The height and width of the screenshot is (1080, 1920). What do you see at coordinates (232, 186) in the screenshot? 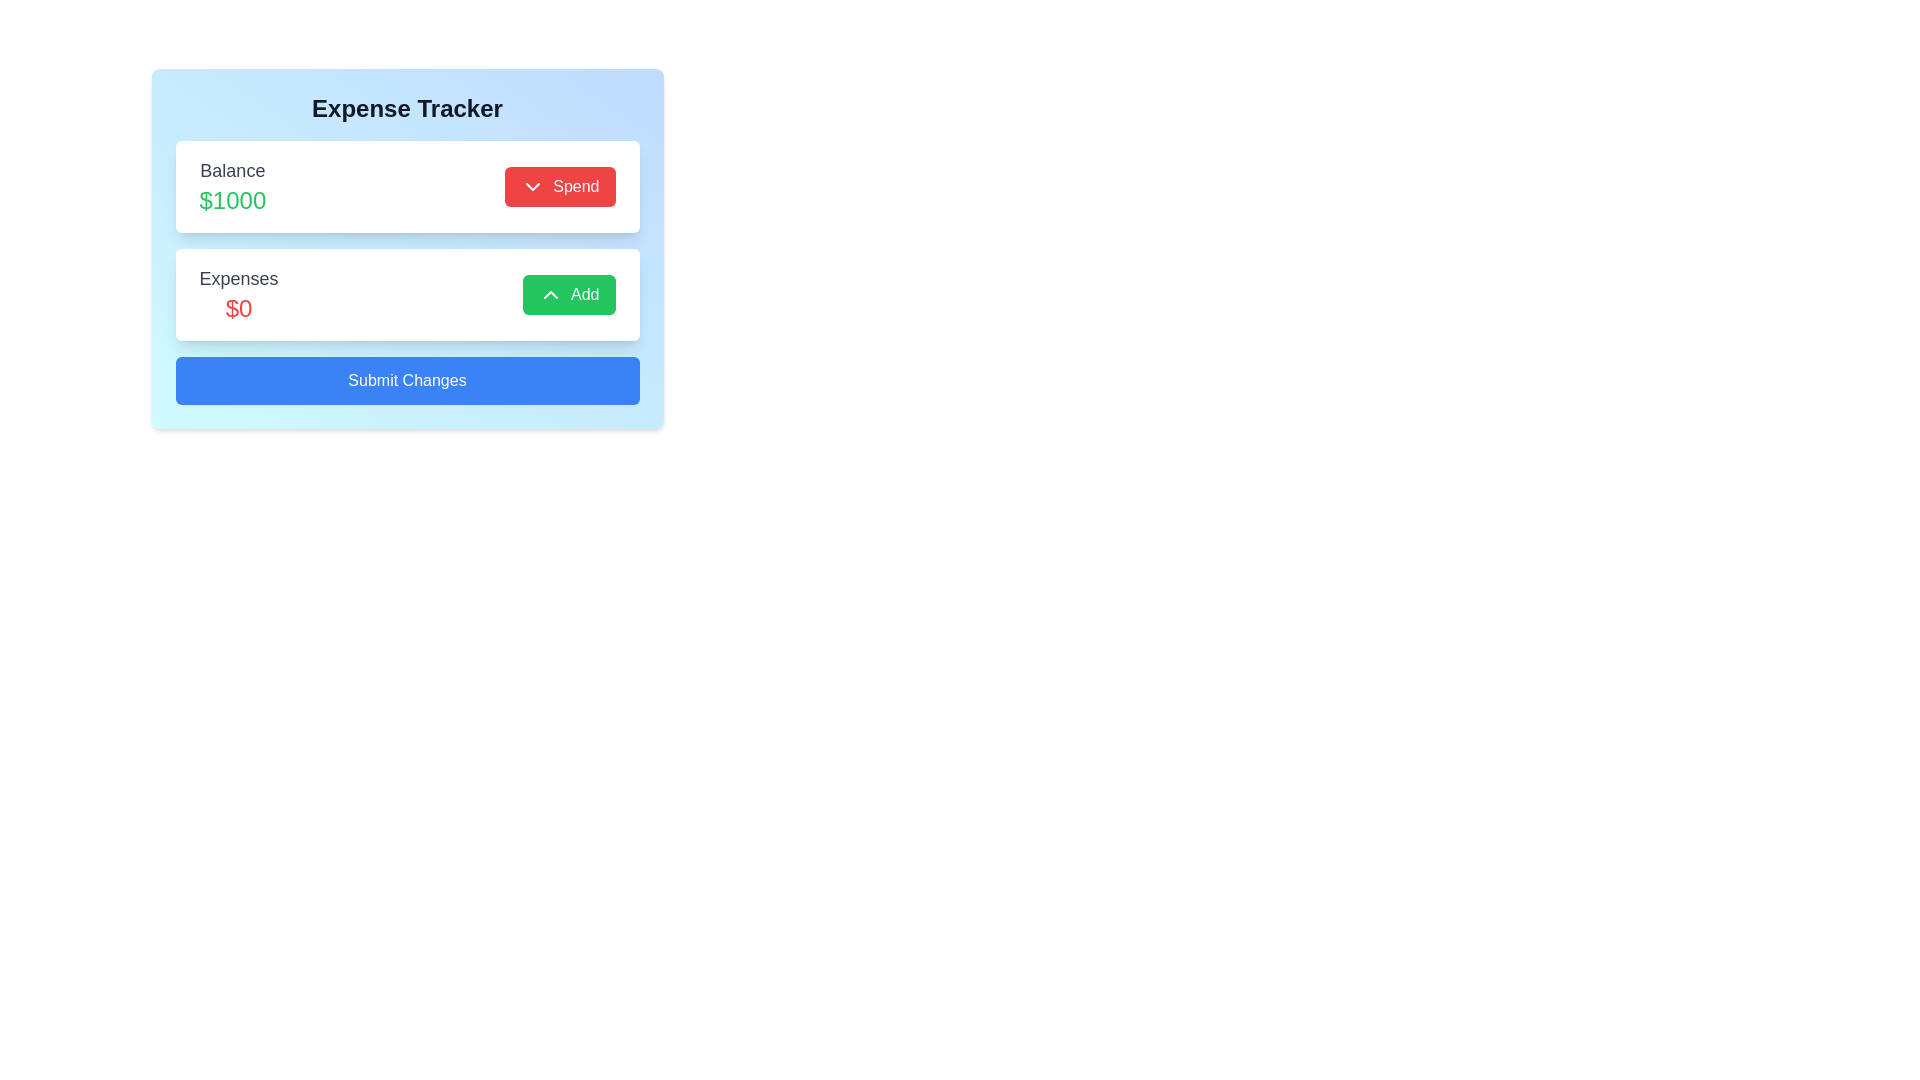
I see `contents of the Text display showing the current balance information, which includes the word 'Balance' in medium gray font and the amount '$1000' in green color, located at the top-left section of a card interface` at bounding box center [232, 186].